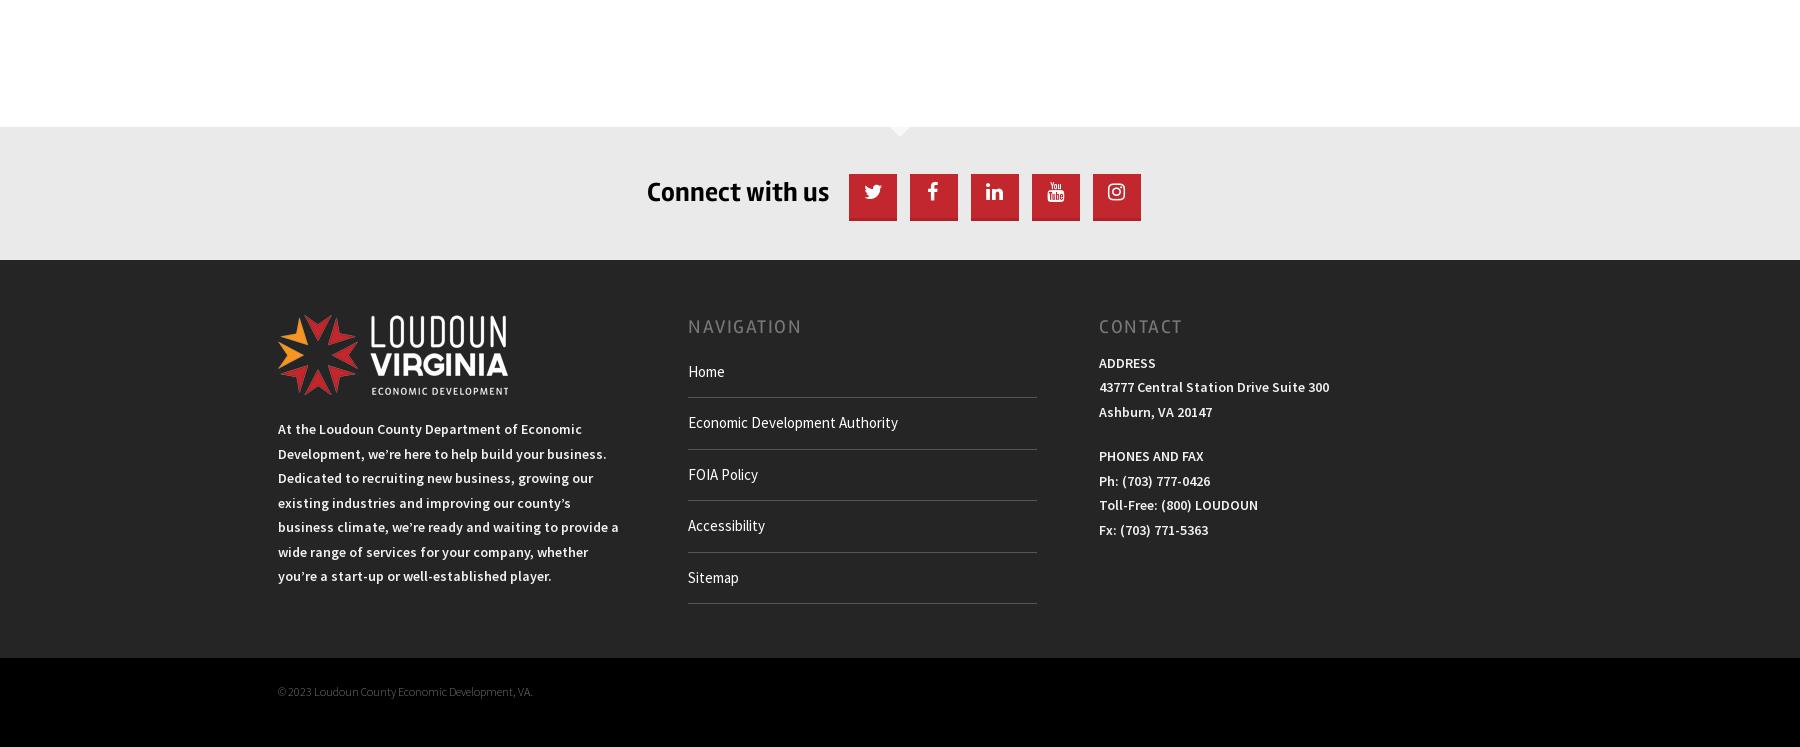  Describe the element at coordinates (447, 500) in the screenshot. I see `'At the Loudoun County Department of Economic Development, we’re here to help build your business. Dedicated to recruiting new business, growing our existing industries and improving our county’s business climate, we’re ready and waiting to provide a wide range of services for your company, whether you’re a start-up or well-established player.'` at that location.